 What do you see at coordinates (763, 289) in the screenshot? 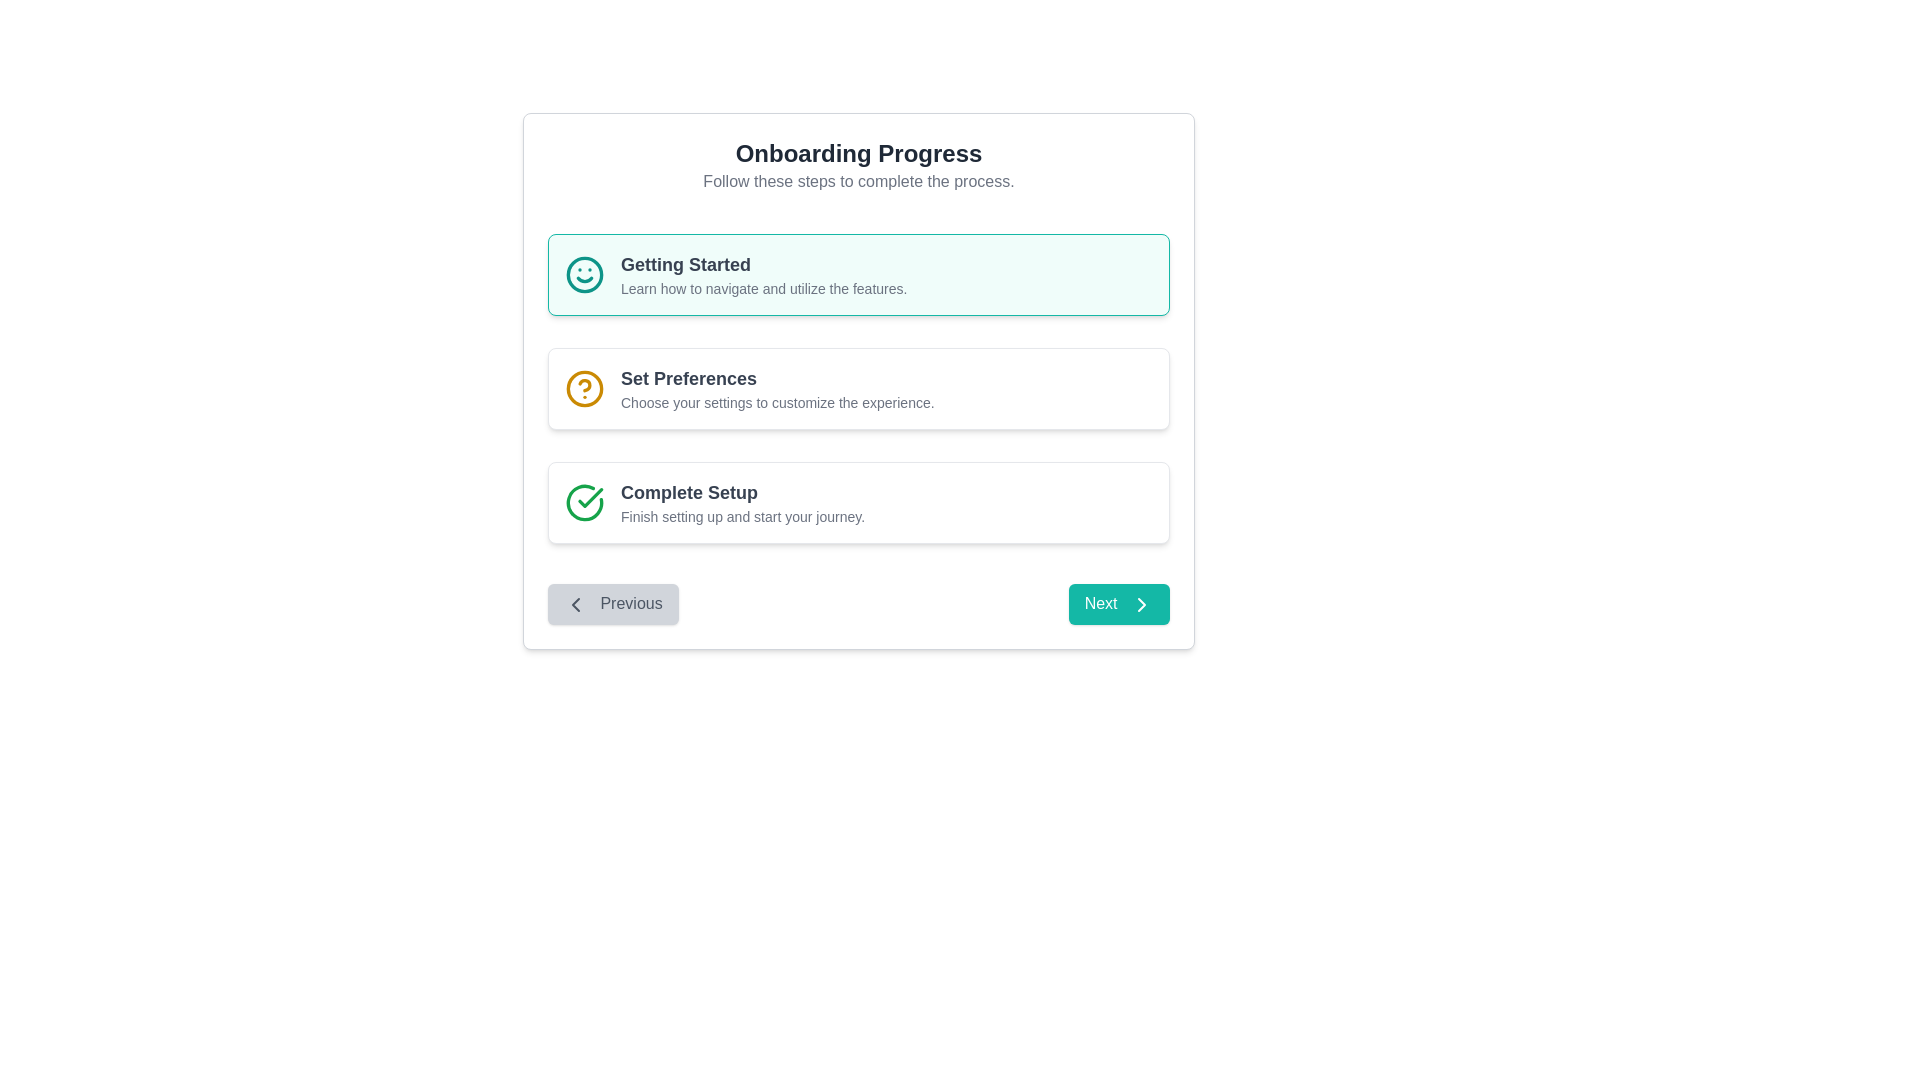
I see `static text element containing the phrase 'Learn how to navigate and utilize the features.' which is located below the 'Getting Started' header in the onboarding progress interface` at bounding box center [763, 289].